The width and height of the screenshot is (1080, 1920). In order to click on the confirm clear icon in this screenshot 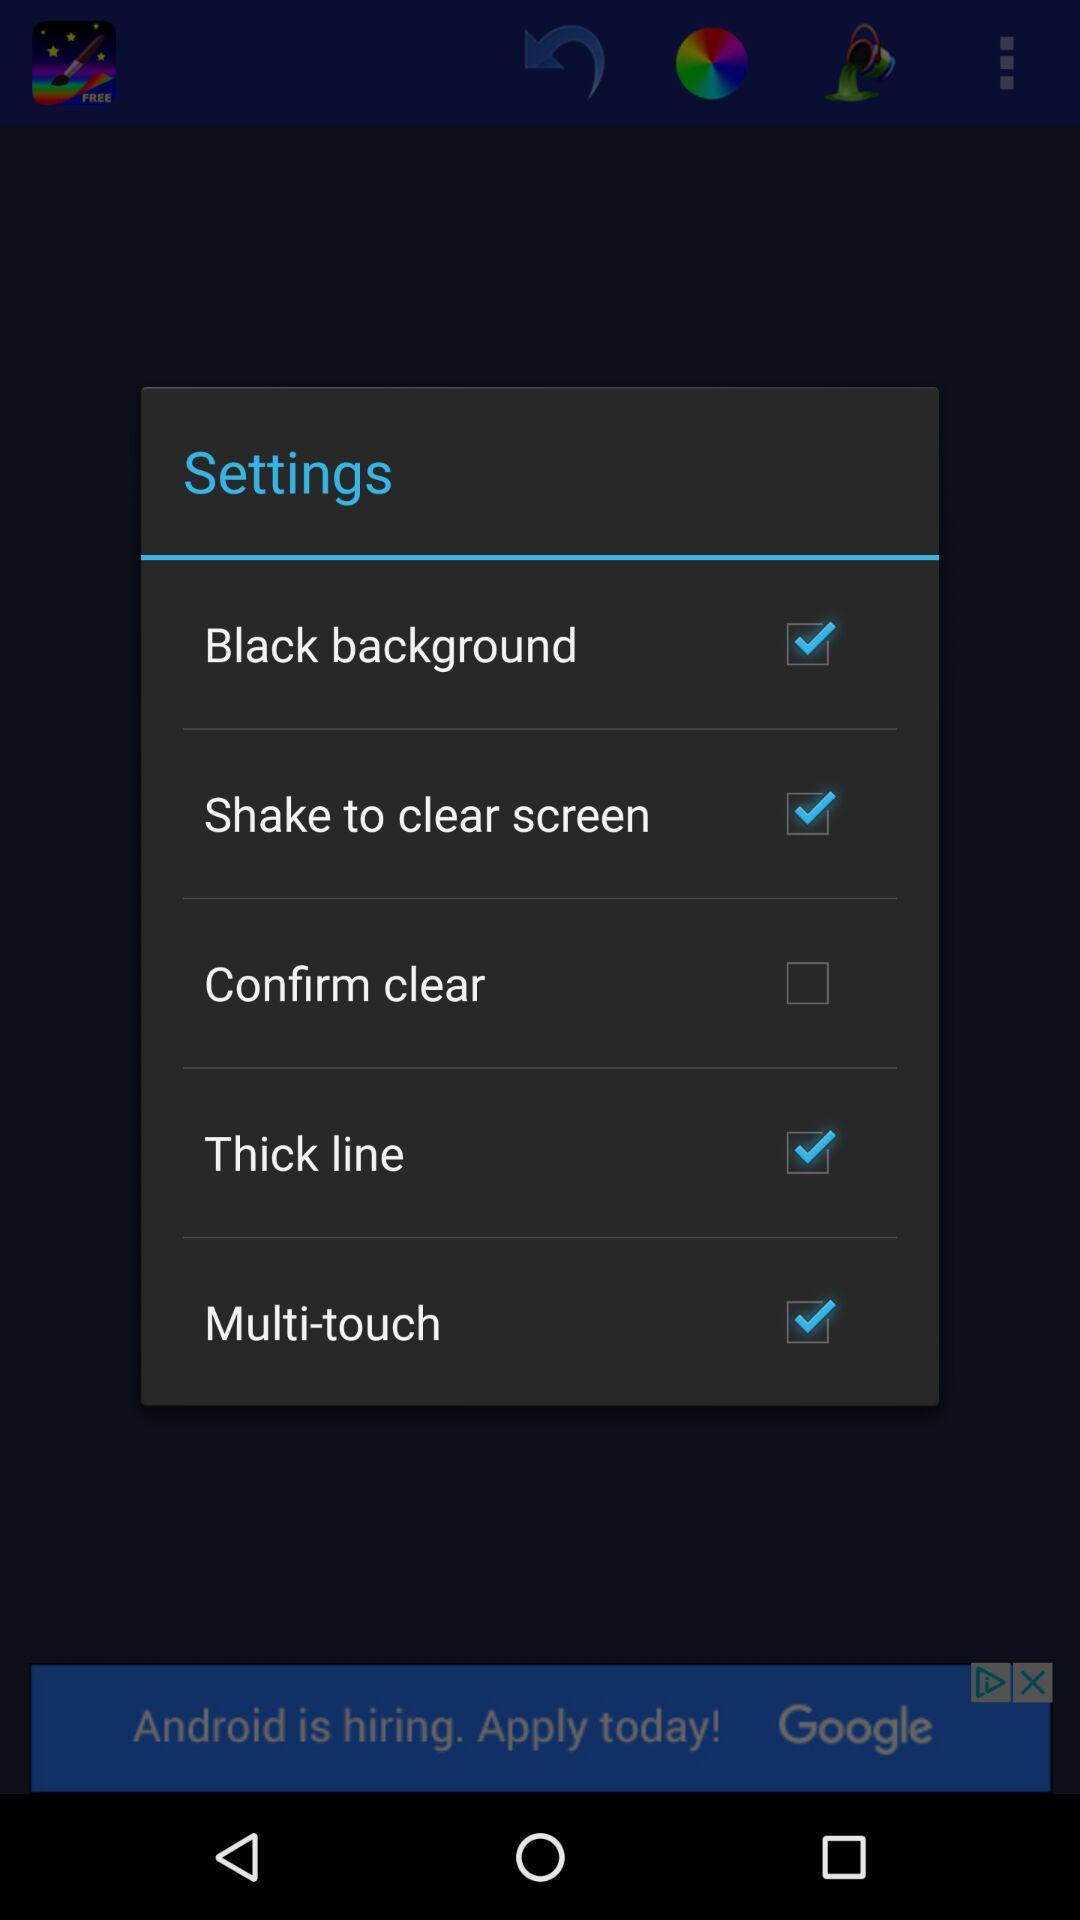, I will do `click(343, 982)`.